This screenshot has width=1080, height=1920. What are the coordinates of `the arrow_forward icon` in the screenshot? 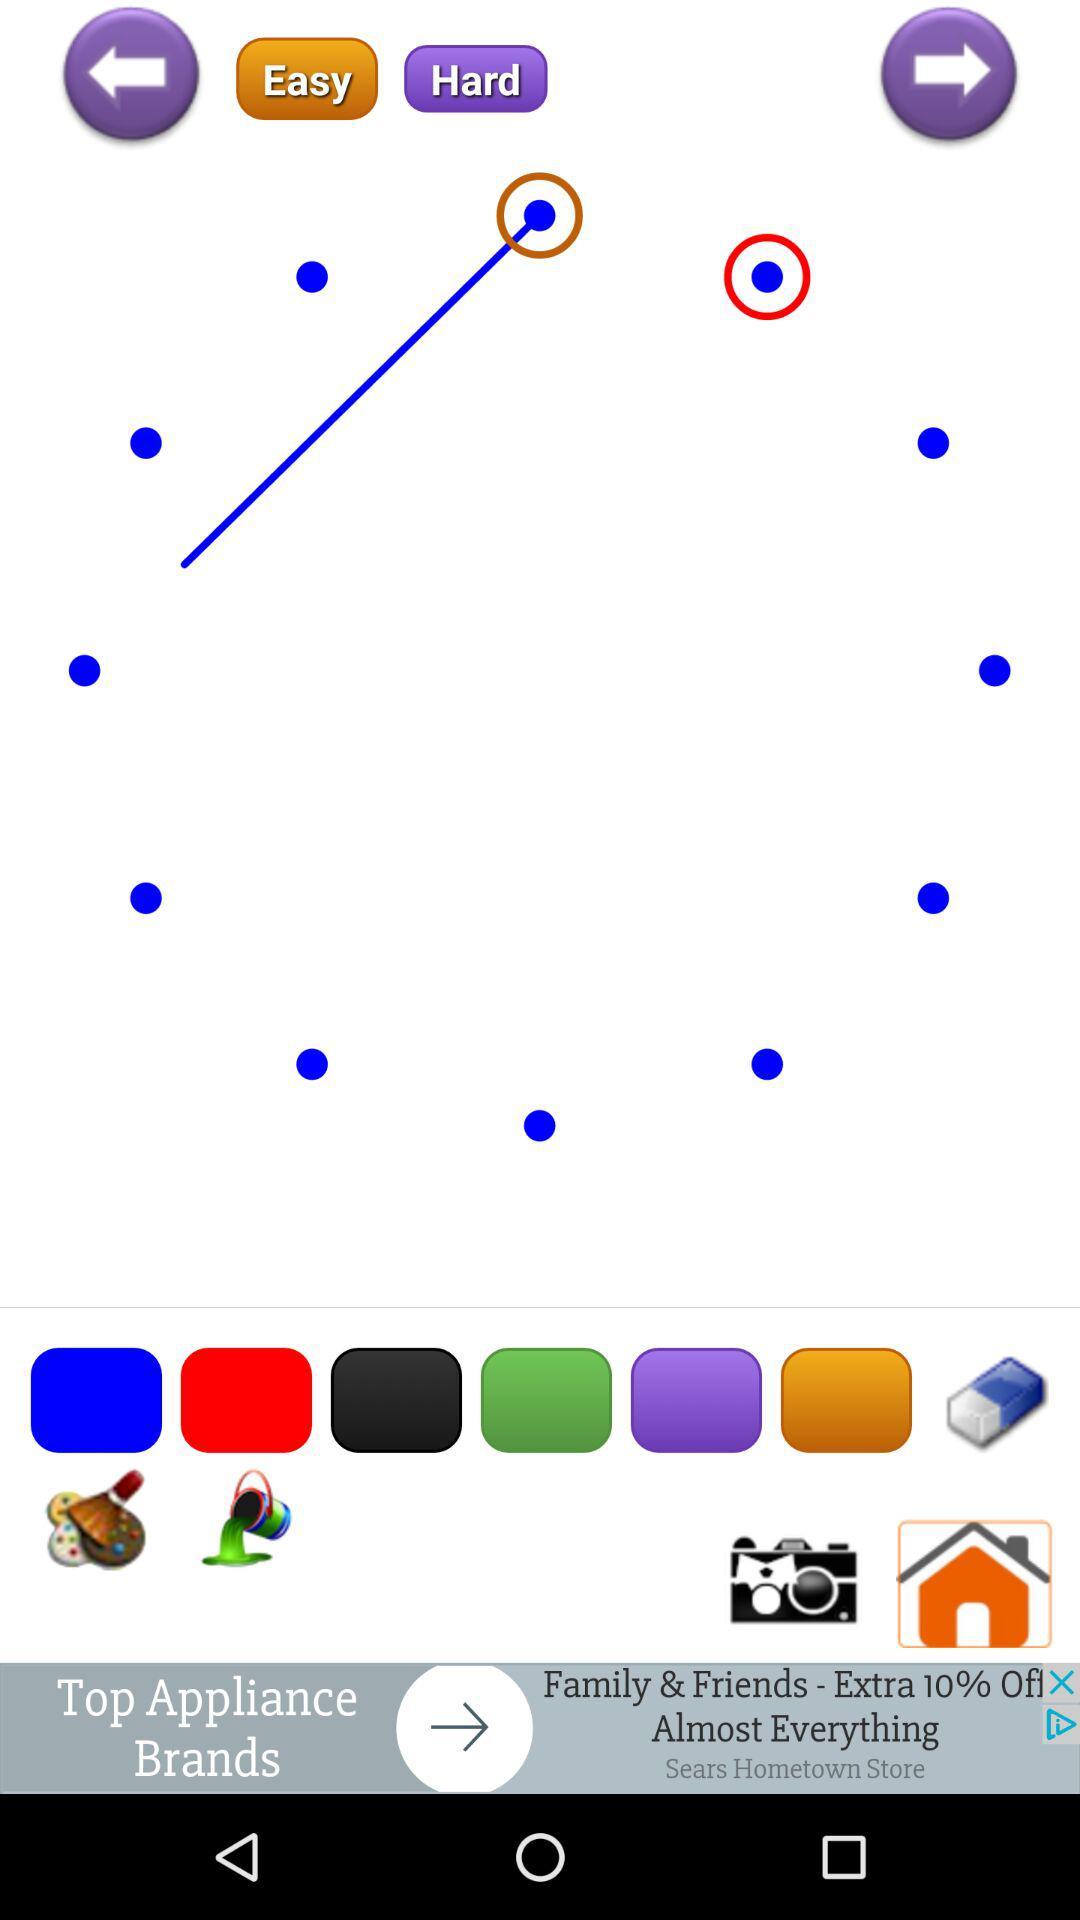 It's located at (947, 83).